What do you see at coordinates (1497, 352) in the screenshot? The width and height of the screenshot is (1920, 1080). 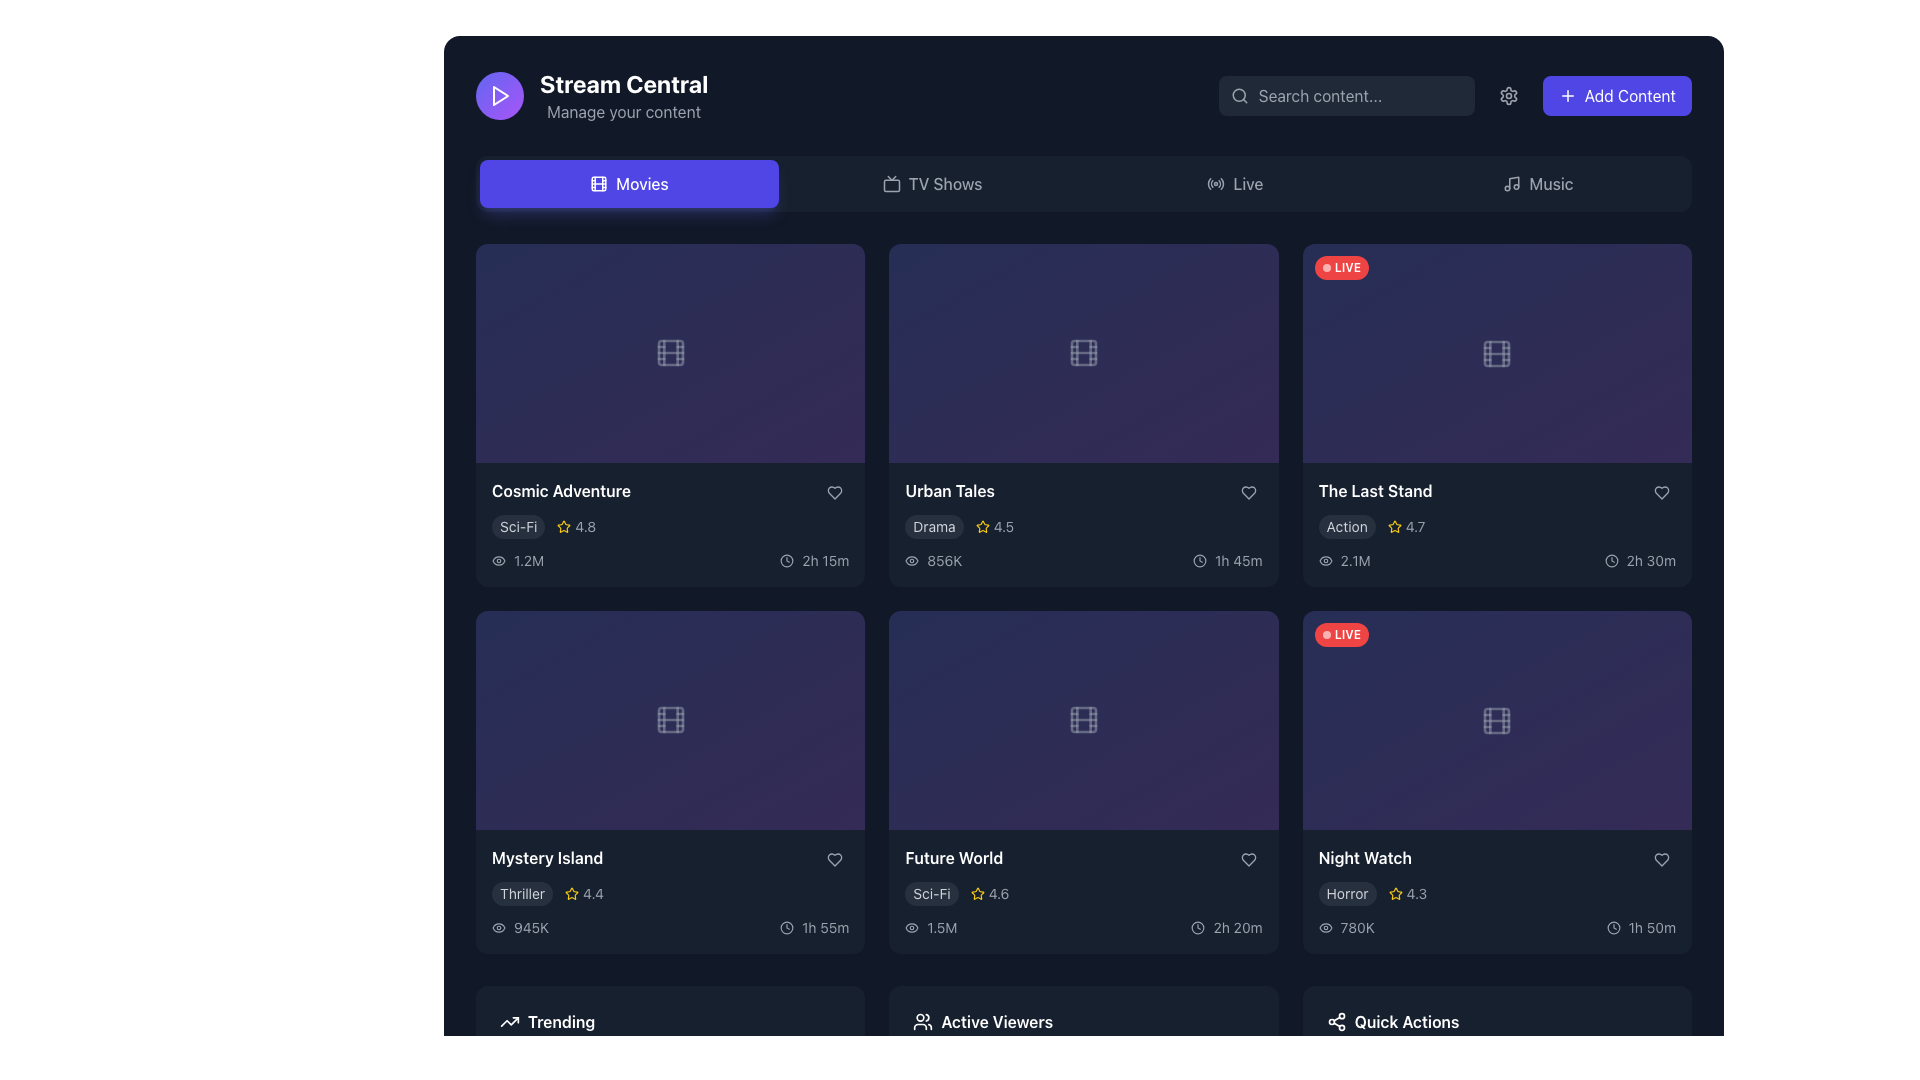 I see `on the Content Card located in the top-right corner of the grid layout under the 'Movies' tab, which features a dark purple background and a 'LIVE' label in the top-left corner` at bounding box center [1497, 352].